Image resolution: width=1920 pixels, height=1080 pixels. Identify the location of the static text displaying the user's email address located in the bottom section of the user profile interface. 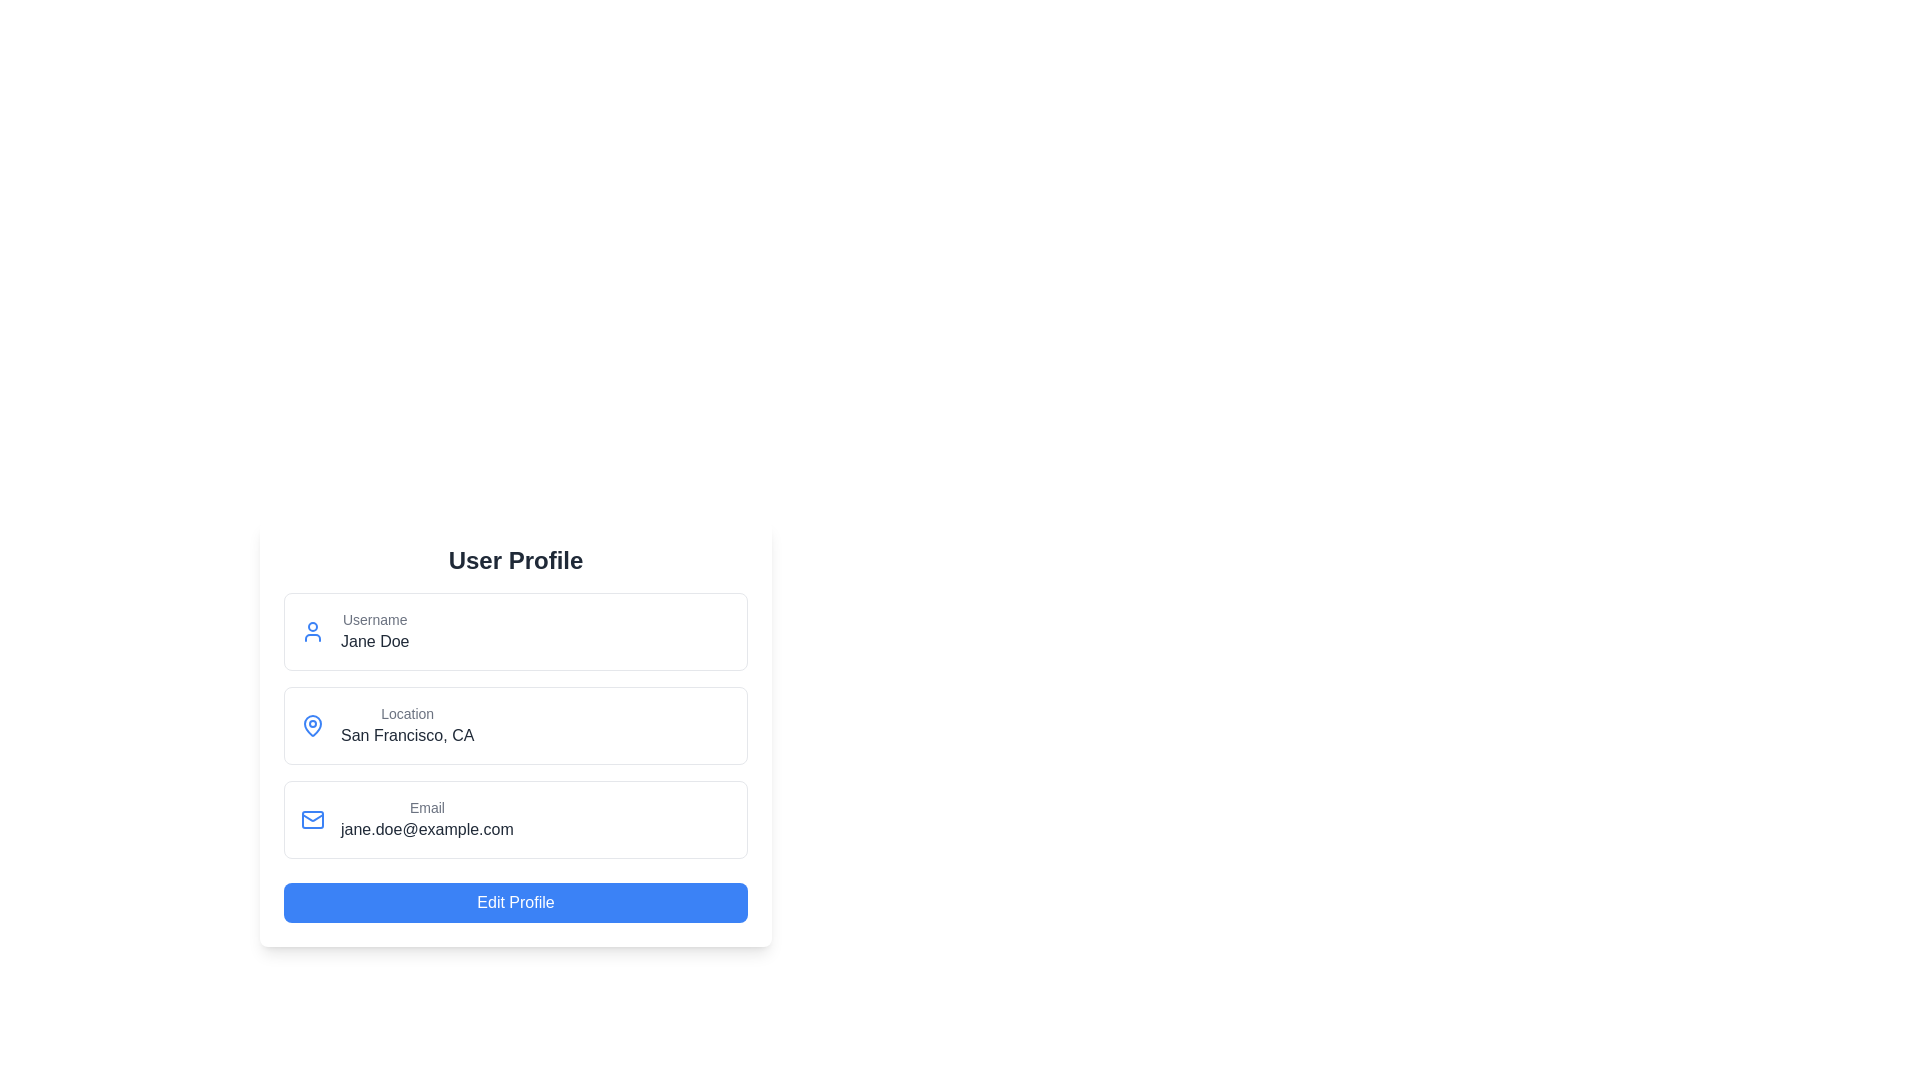
(426, 829).